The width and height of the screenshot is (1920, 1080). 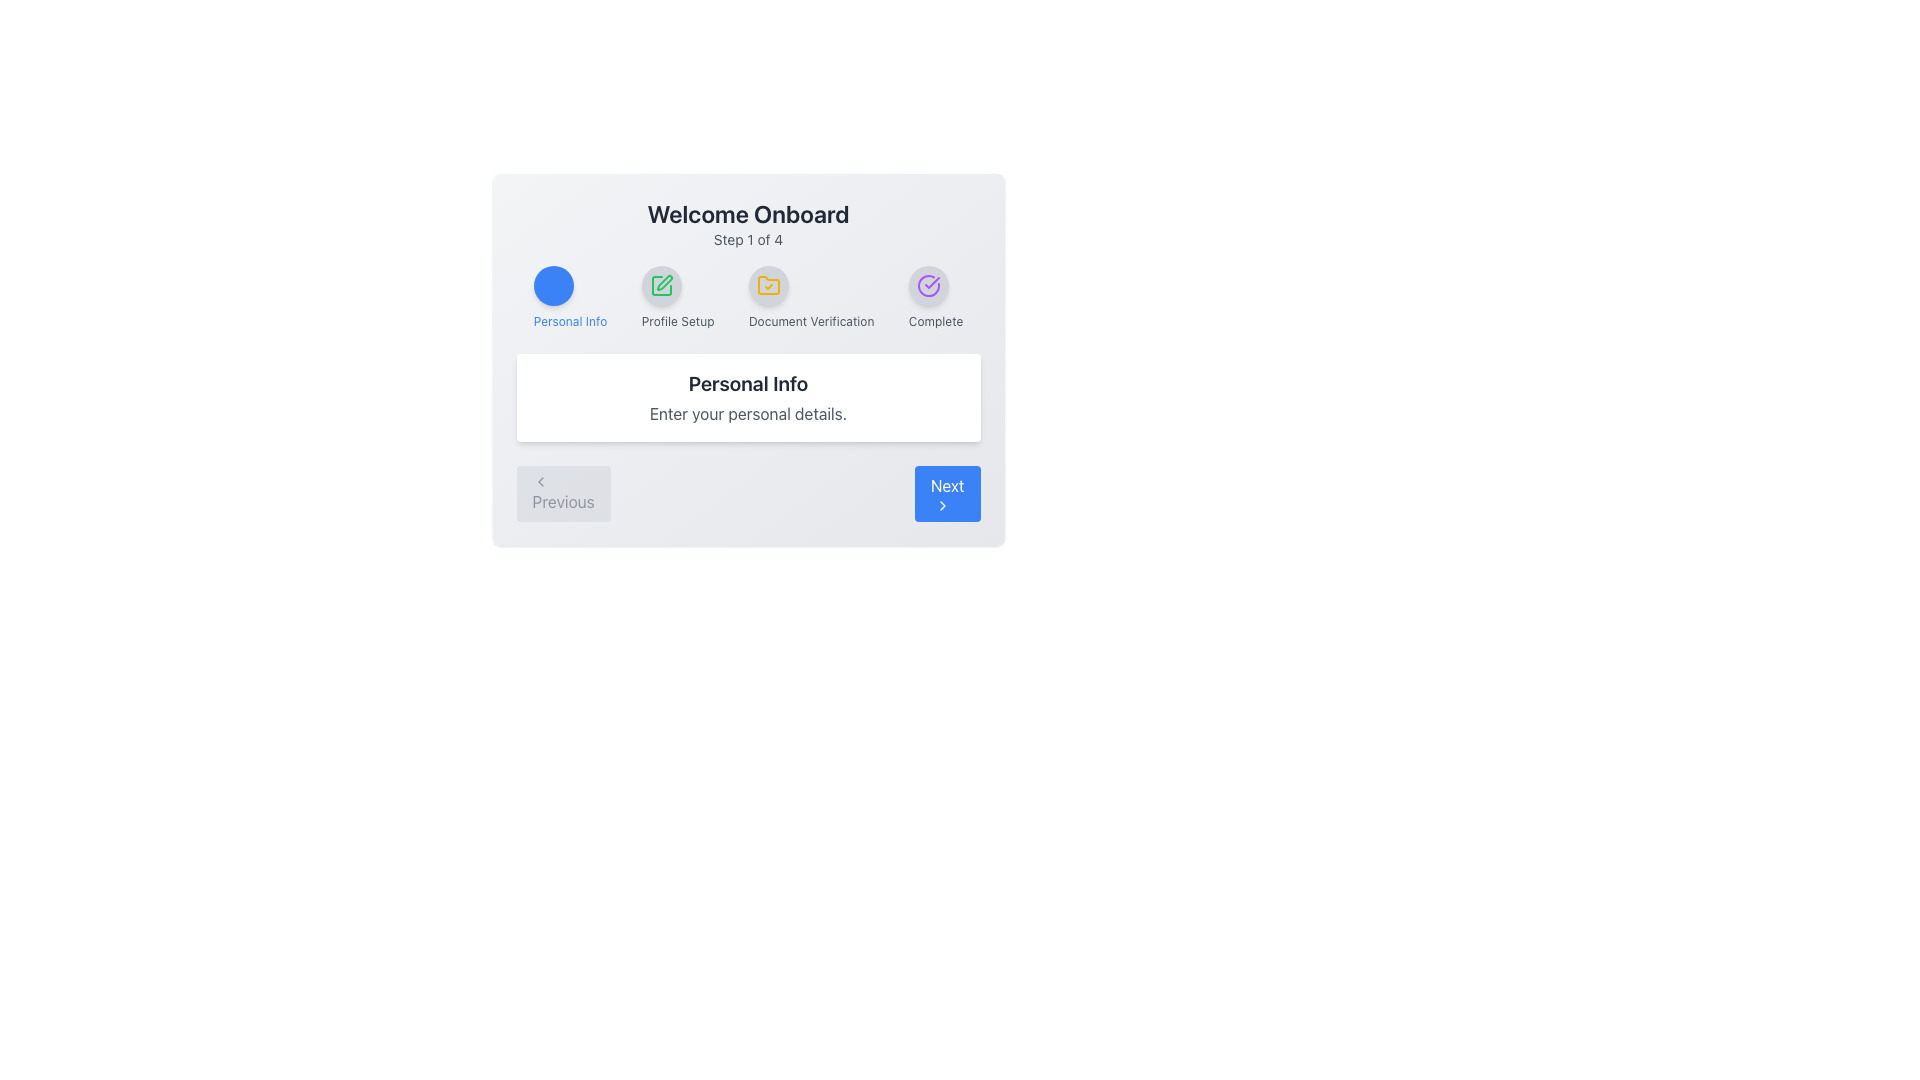 What do you see at coordinates (747, 223) in the screenshot?
I see `the Header text element, which serves as an introductory title and step indicator for the onboarding process, located at the top-center of the card` at bounding box center [747, 223].